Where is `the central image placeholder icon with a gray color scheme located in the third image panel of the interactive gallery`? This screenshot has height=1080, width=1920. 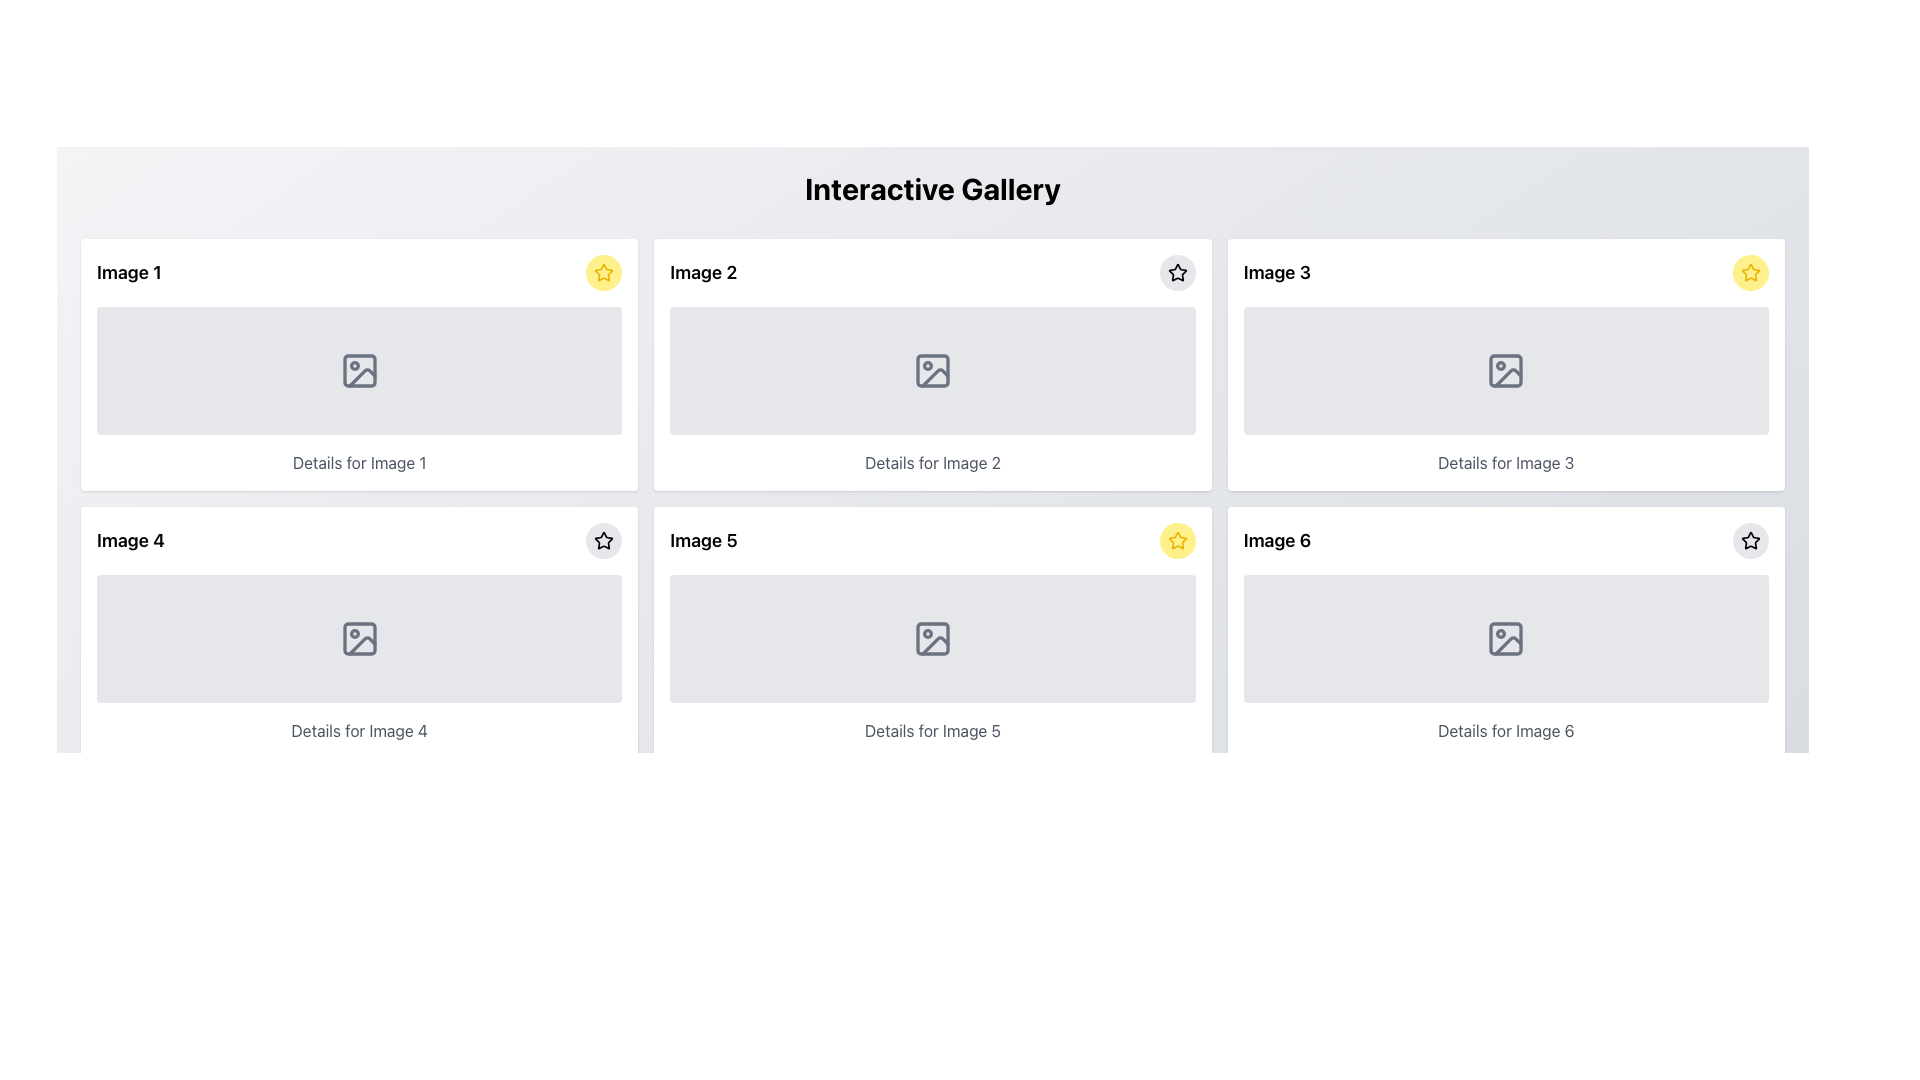 the central image placeholder icon with a gray color scheme located in the third image panel of the interactive gallery is located at coordinates (1506, 370).